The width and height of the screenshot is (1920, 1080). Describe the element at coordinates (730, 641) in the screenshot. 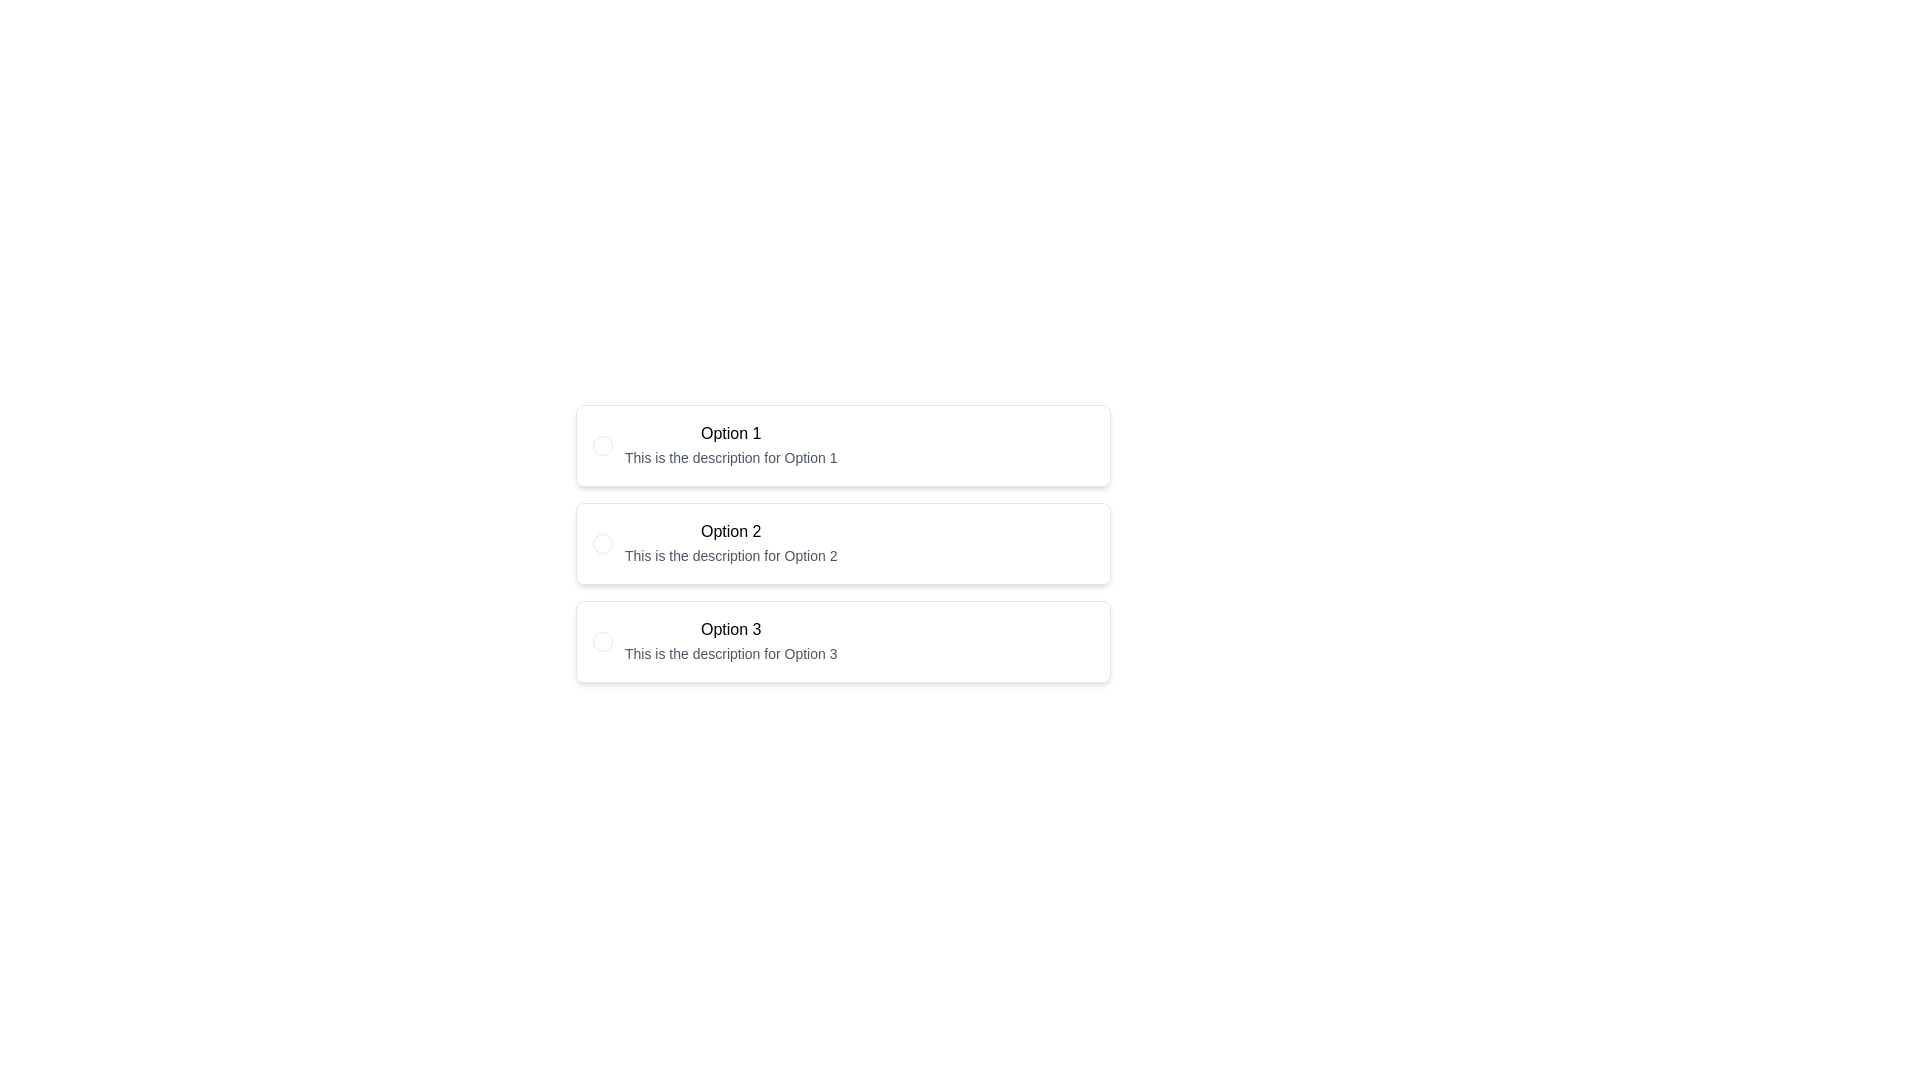

I see `the third selectable list item in the vertical list` at that location.